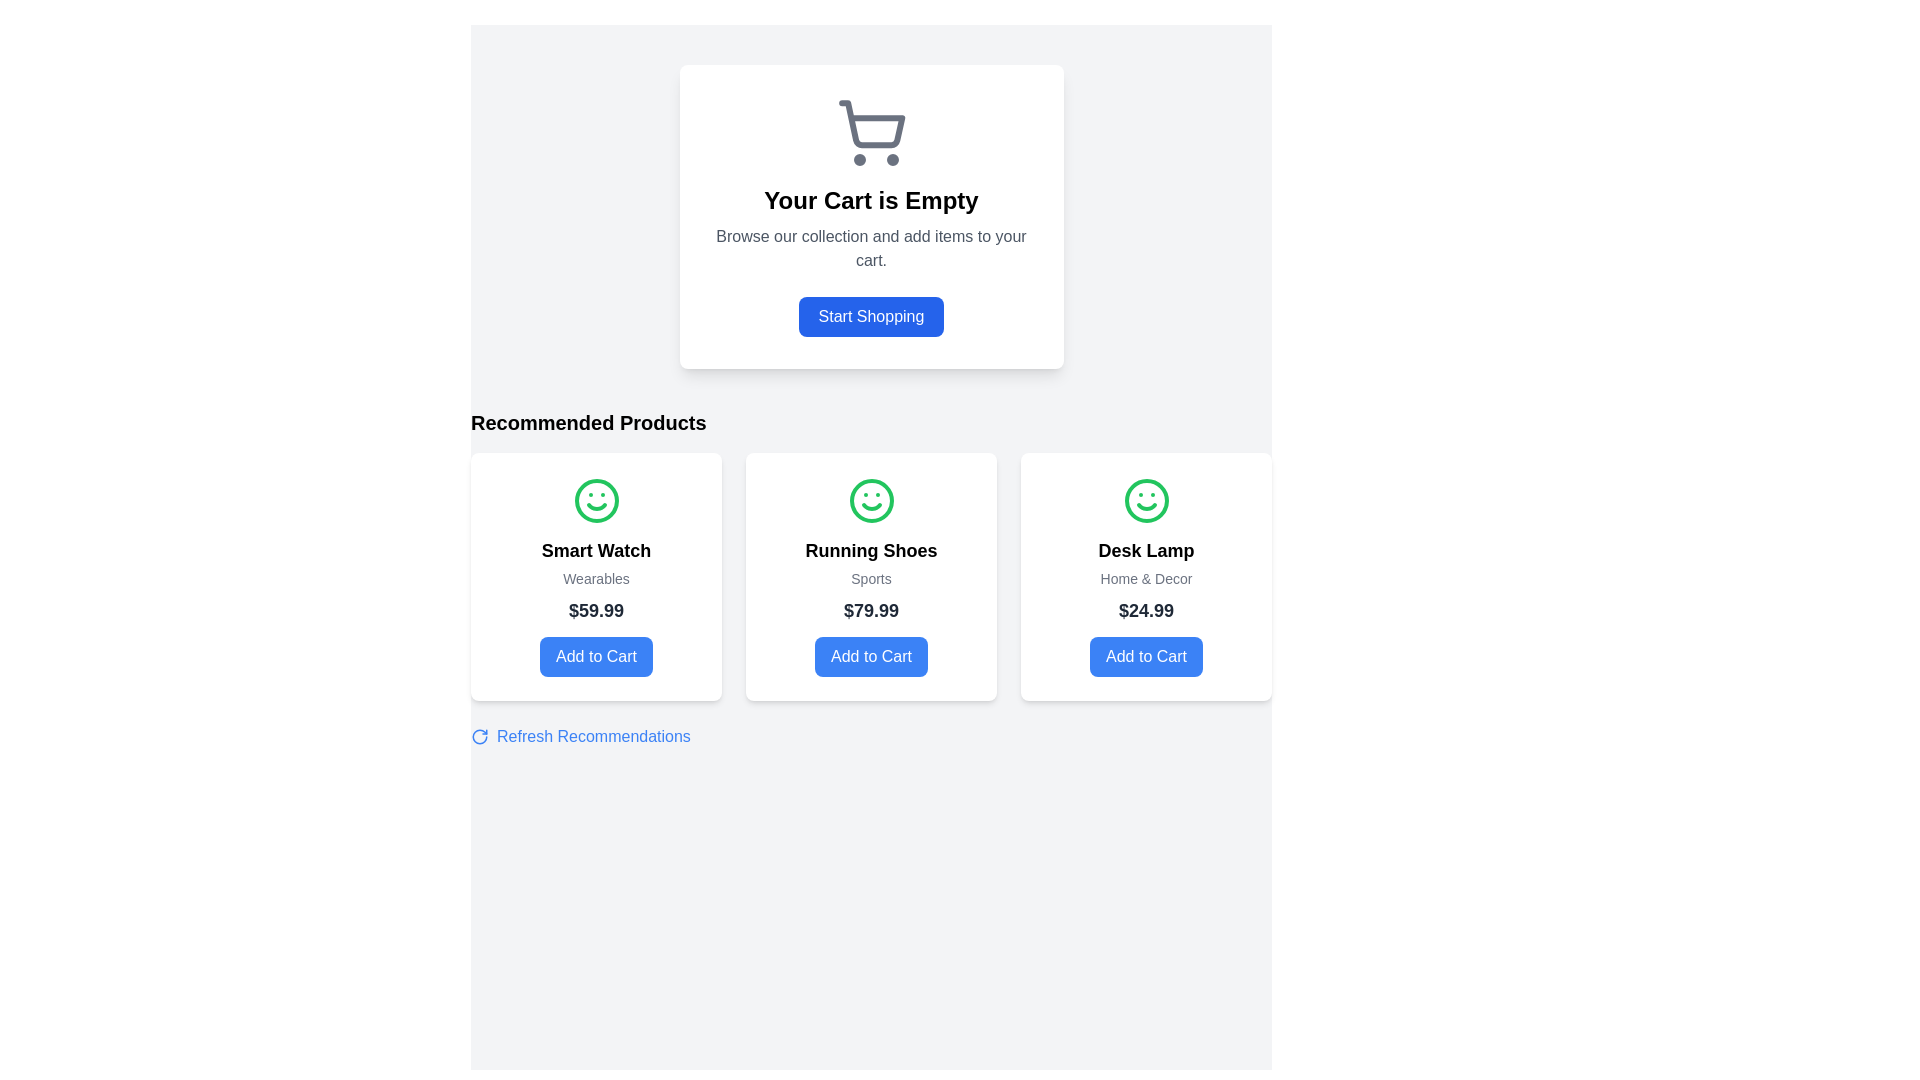 This screenshot has width=1920, height=1080. I want to click on the 'Desk Lamp' text in the third card of the product recommendations section, so click(1146, 551).